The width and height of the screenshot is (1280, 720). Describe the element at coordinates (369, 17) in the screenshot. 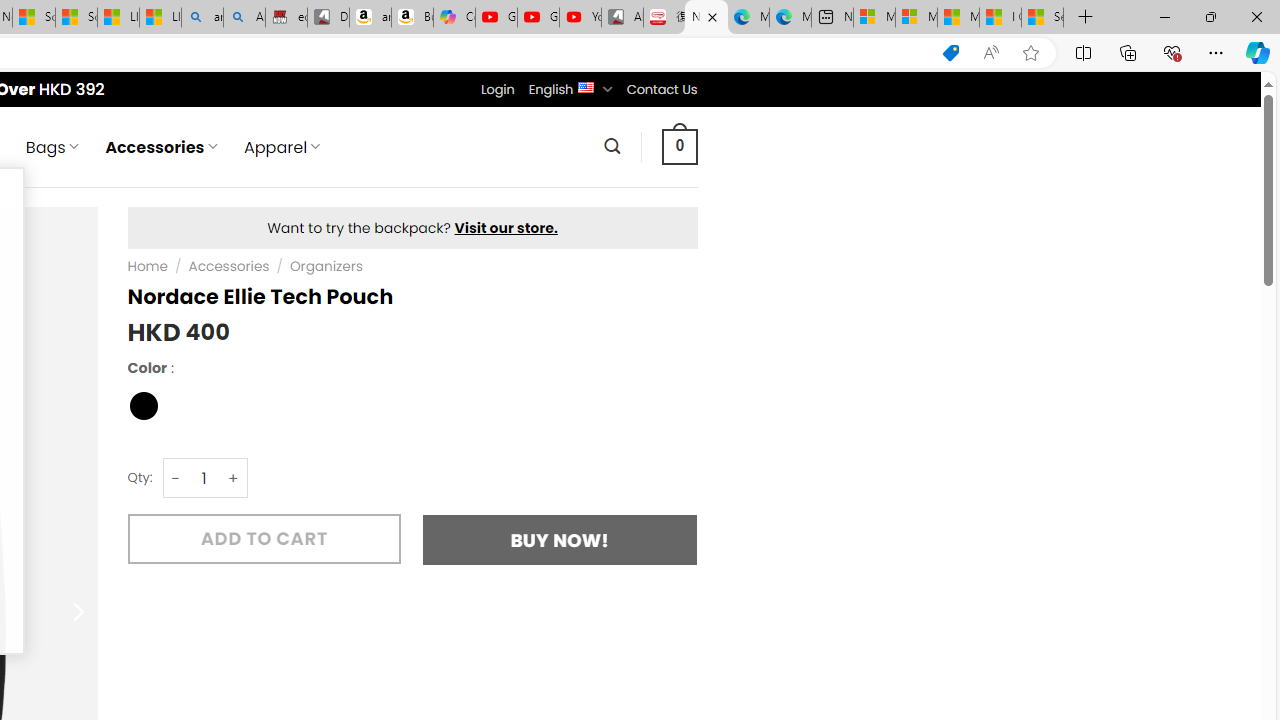

I see `'amazon.in/dp/B0CX59H5W7/?tag=gsmcom05-21'` at that location.